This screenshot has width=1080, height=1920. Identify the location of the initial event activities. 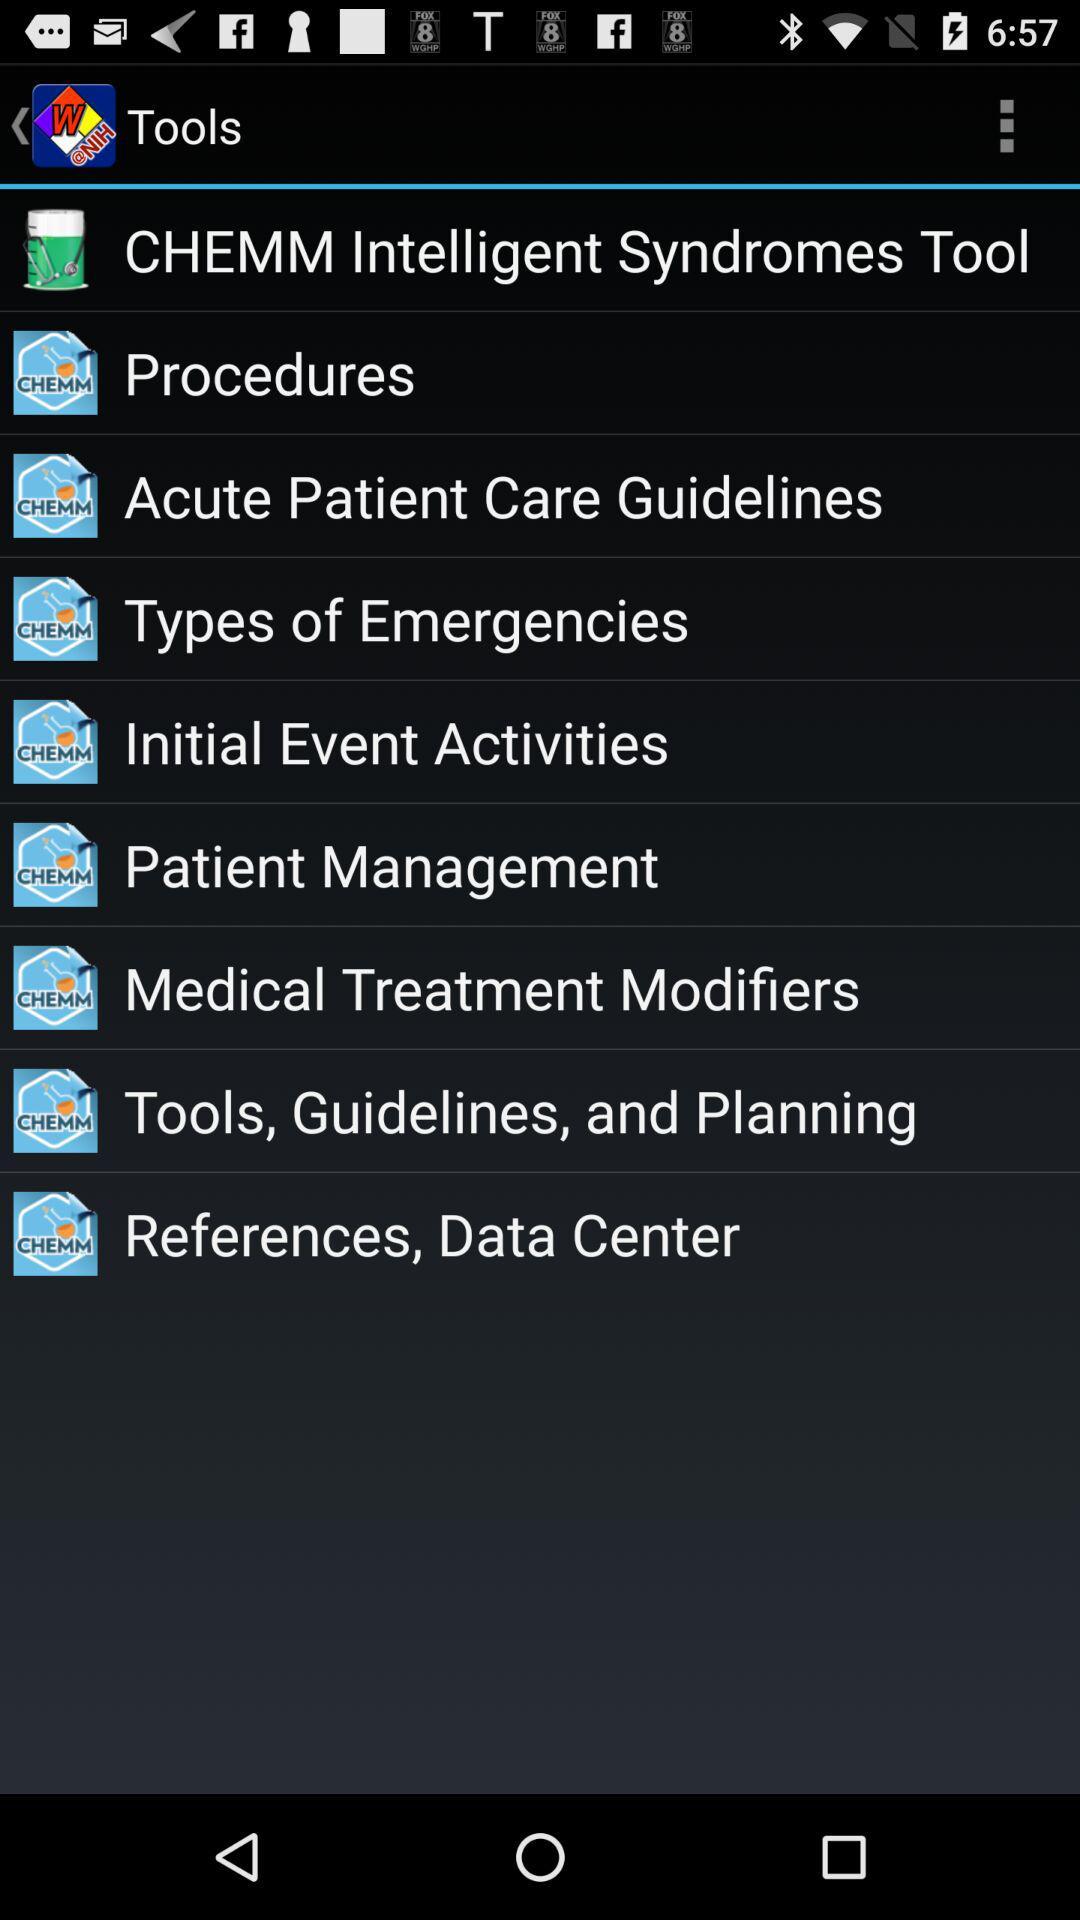
(600, 740).